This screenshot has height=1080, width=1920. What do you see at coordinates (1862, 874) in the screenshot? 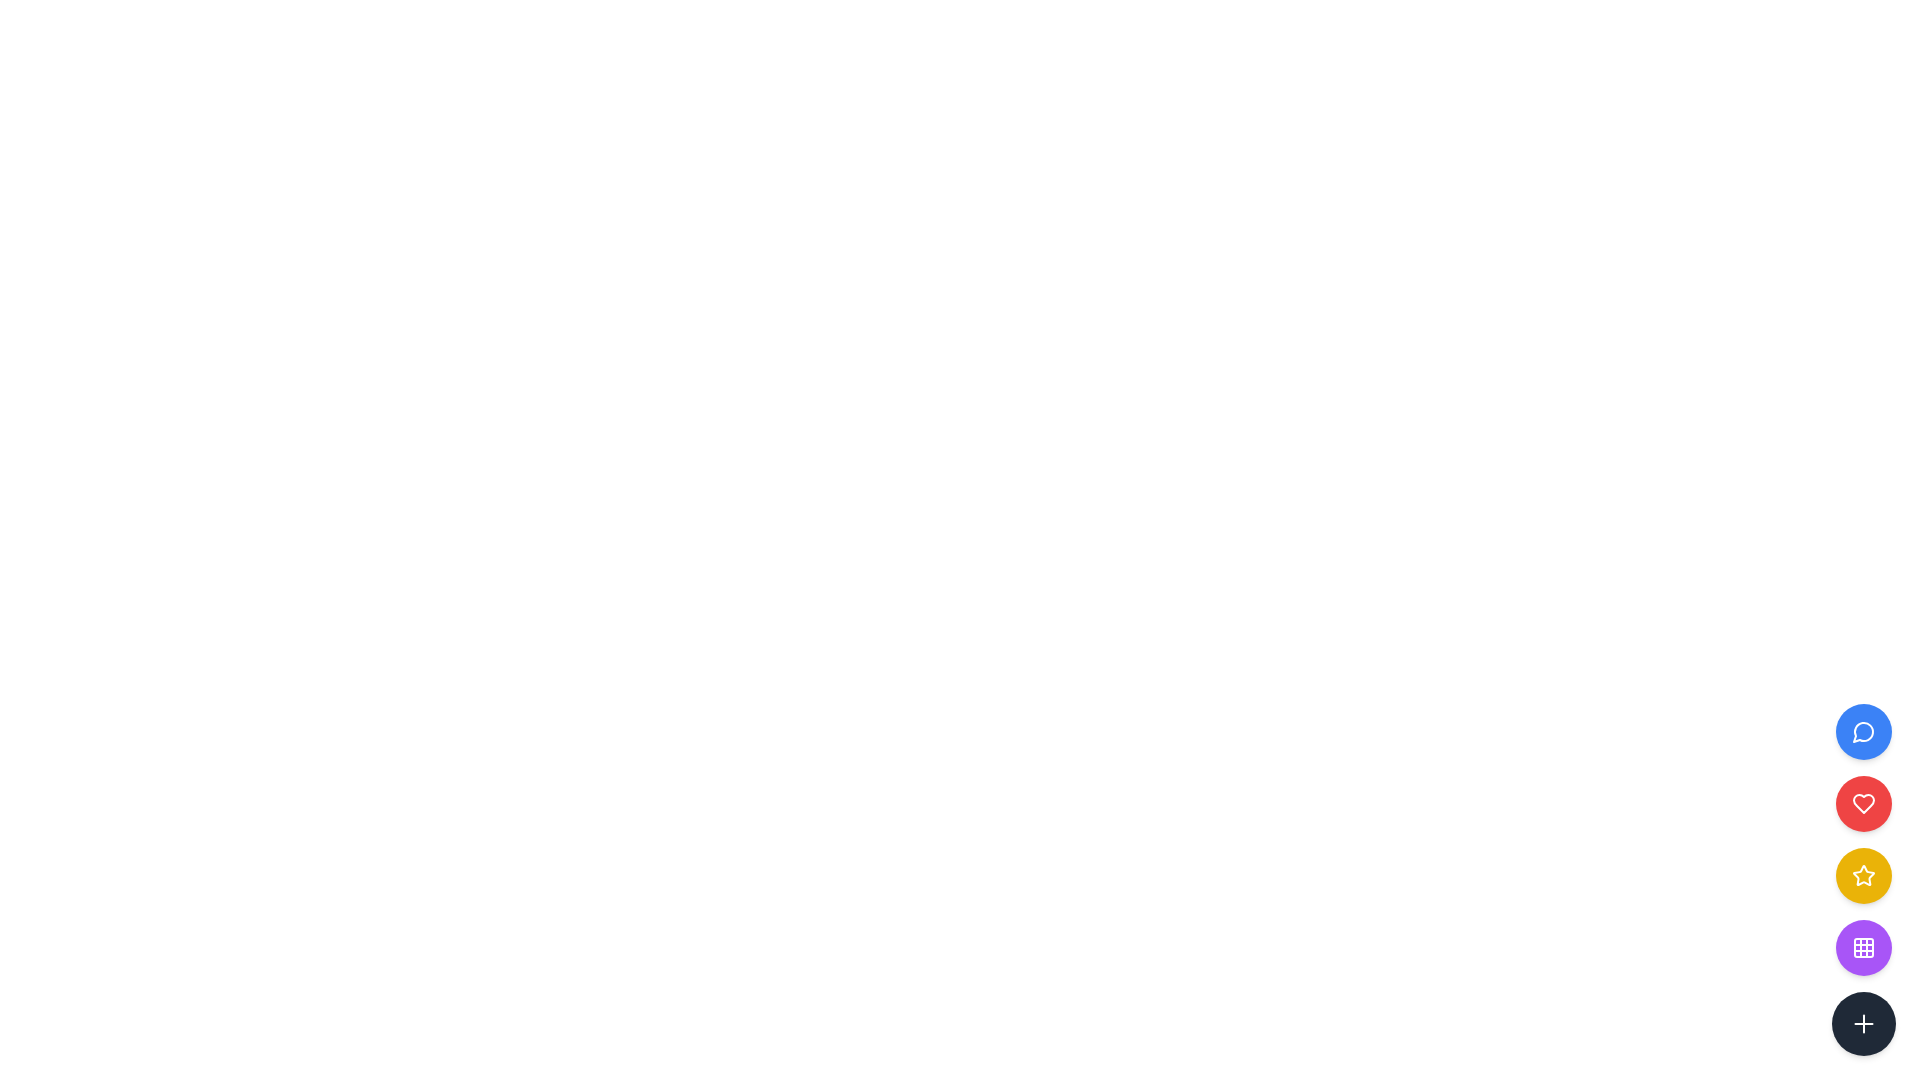
I see `the star icon button, which is located third from the top in a vertical row of icons on the right side of the interface` at bounding box center [1862, 874].